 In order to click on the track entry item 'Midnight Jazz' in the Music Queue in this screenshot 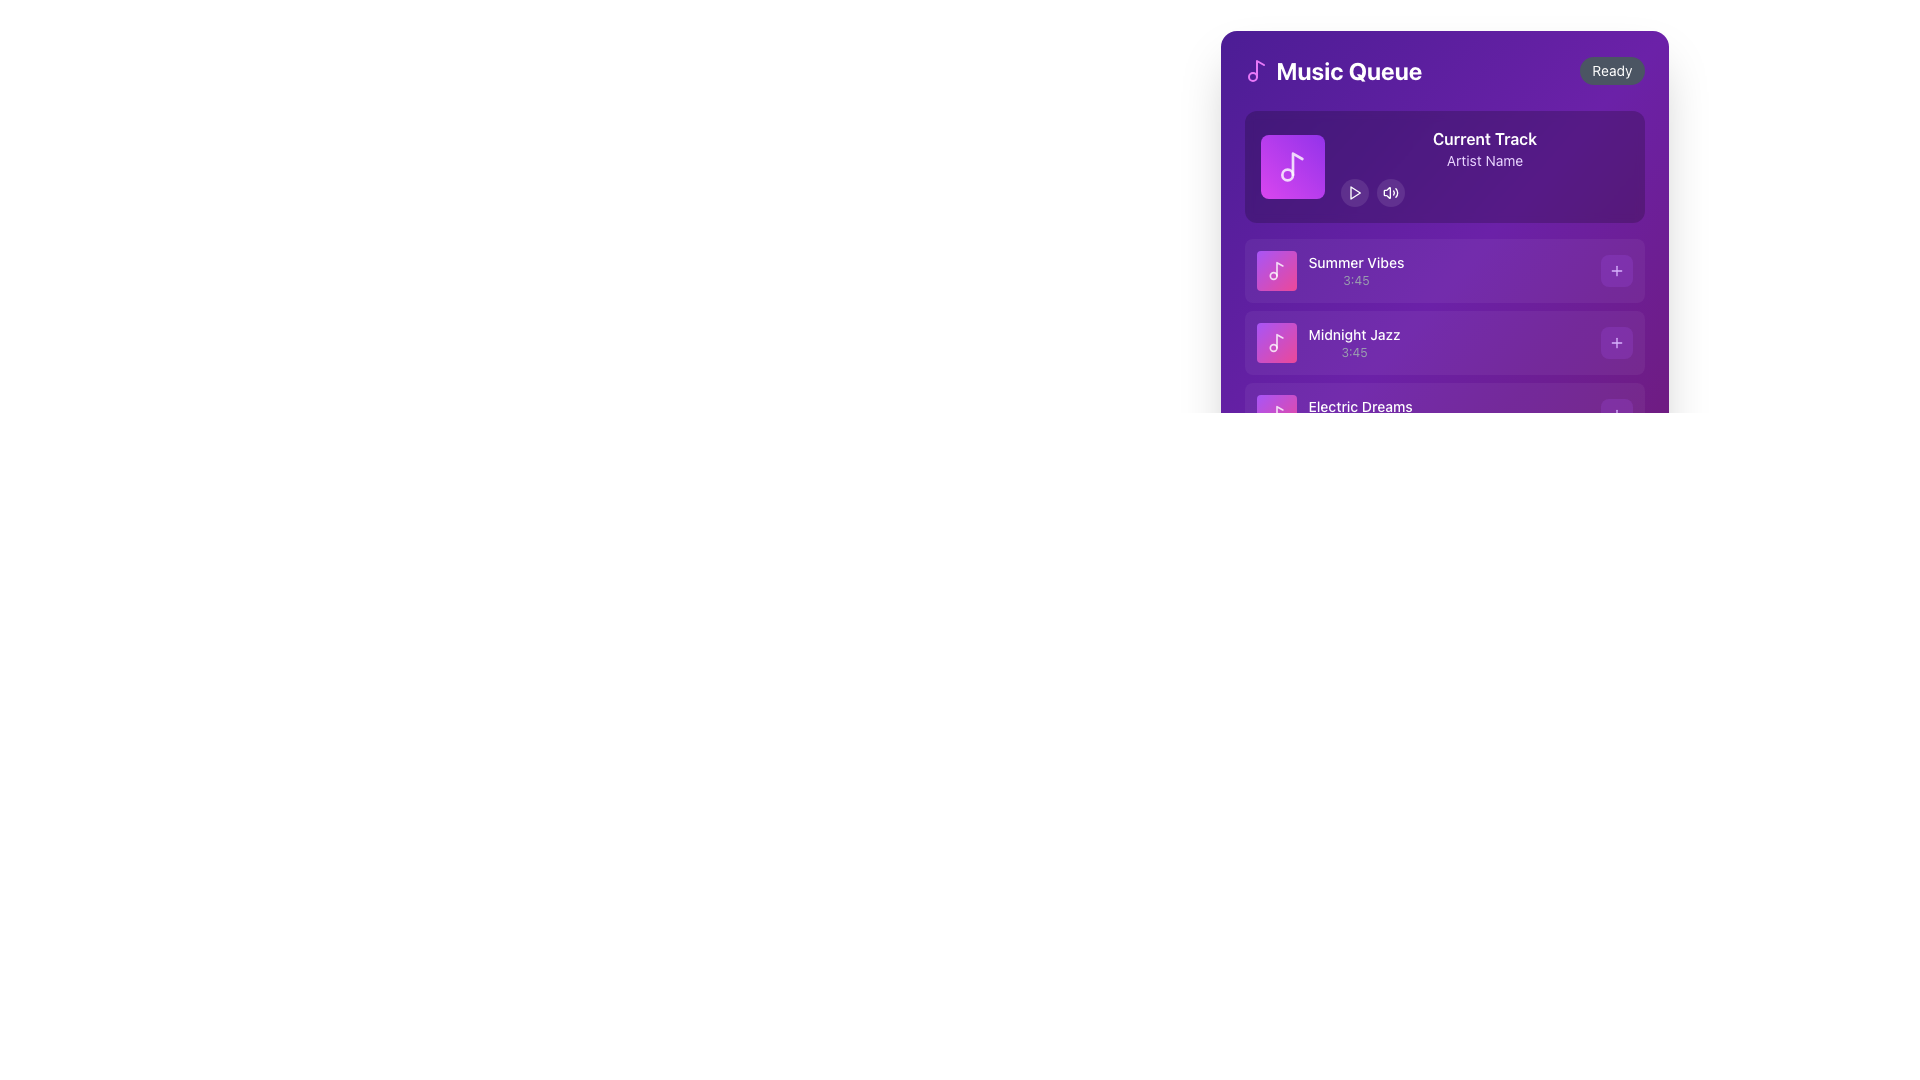, I will do `click(1444, 342)`.